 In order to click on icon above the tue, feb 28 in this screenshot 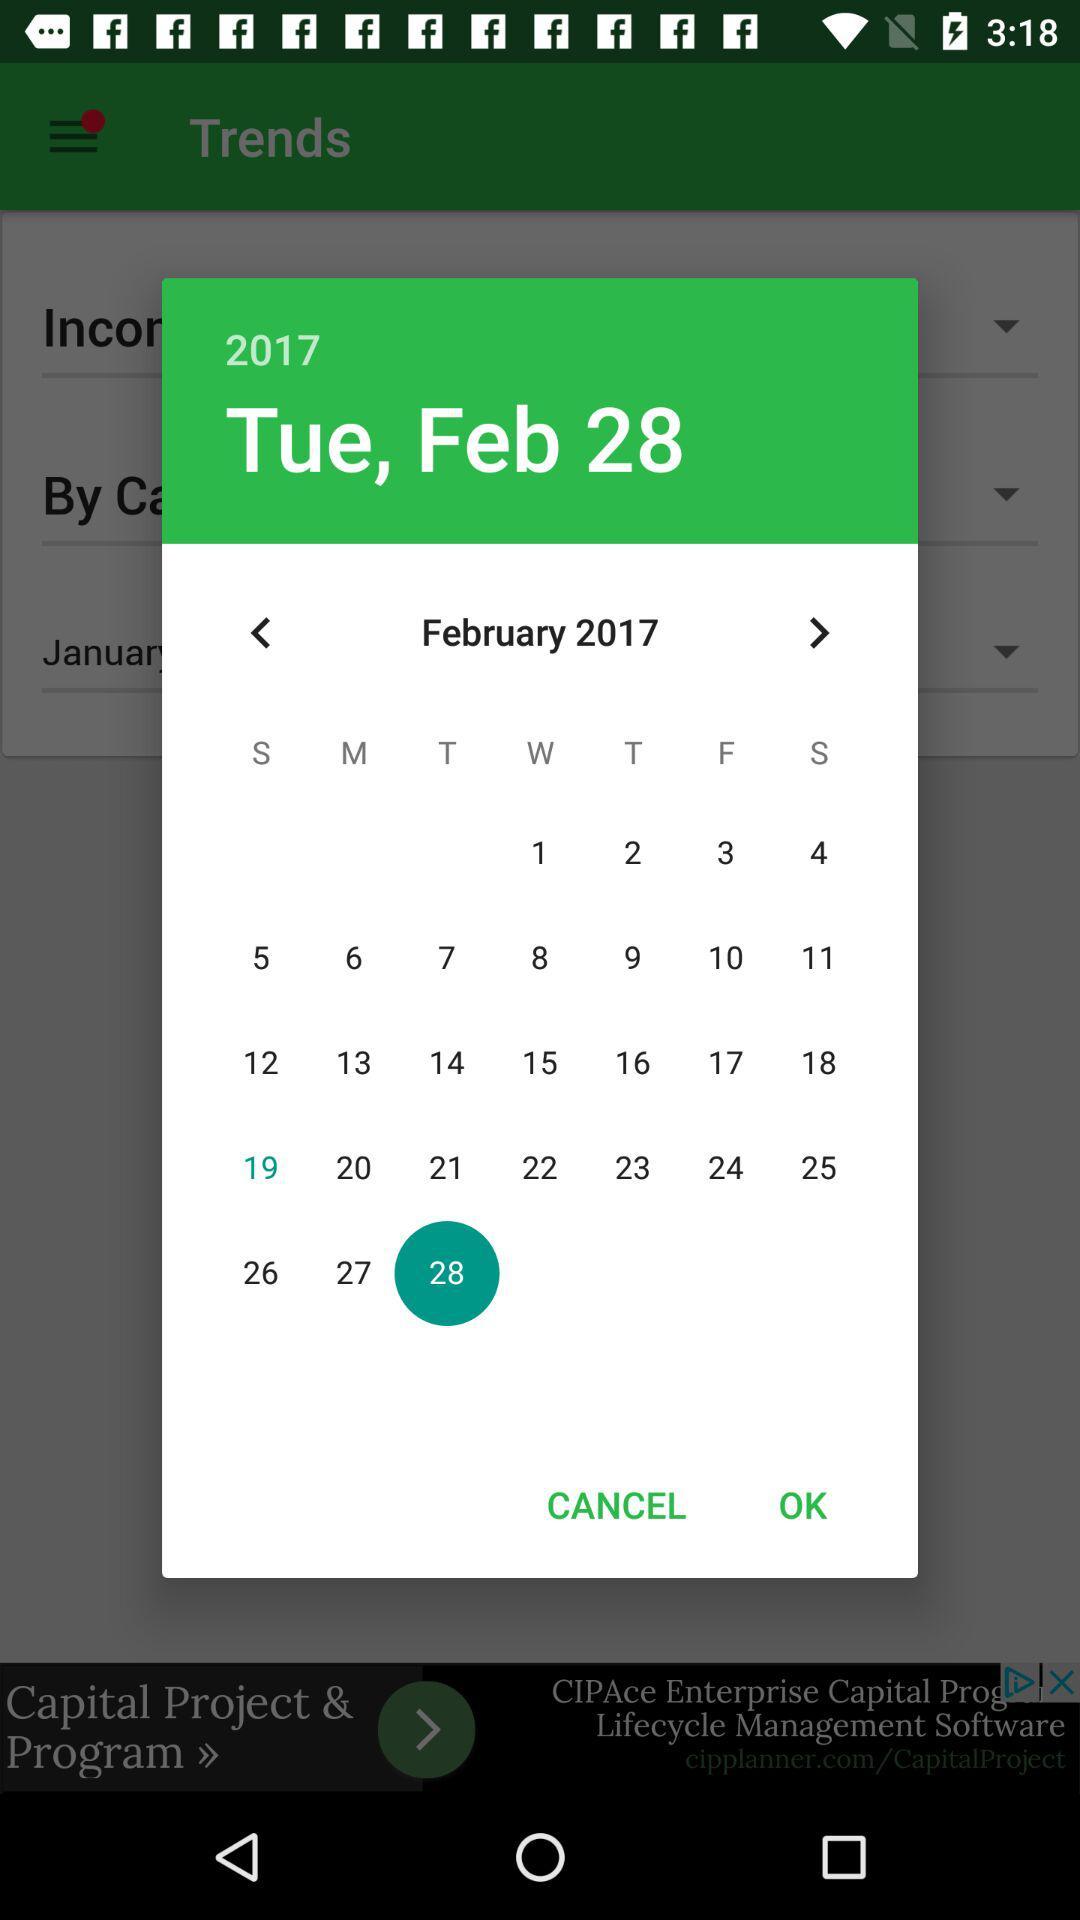, I will do `click(540, 327)`.